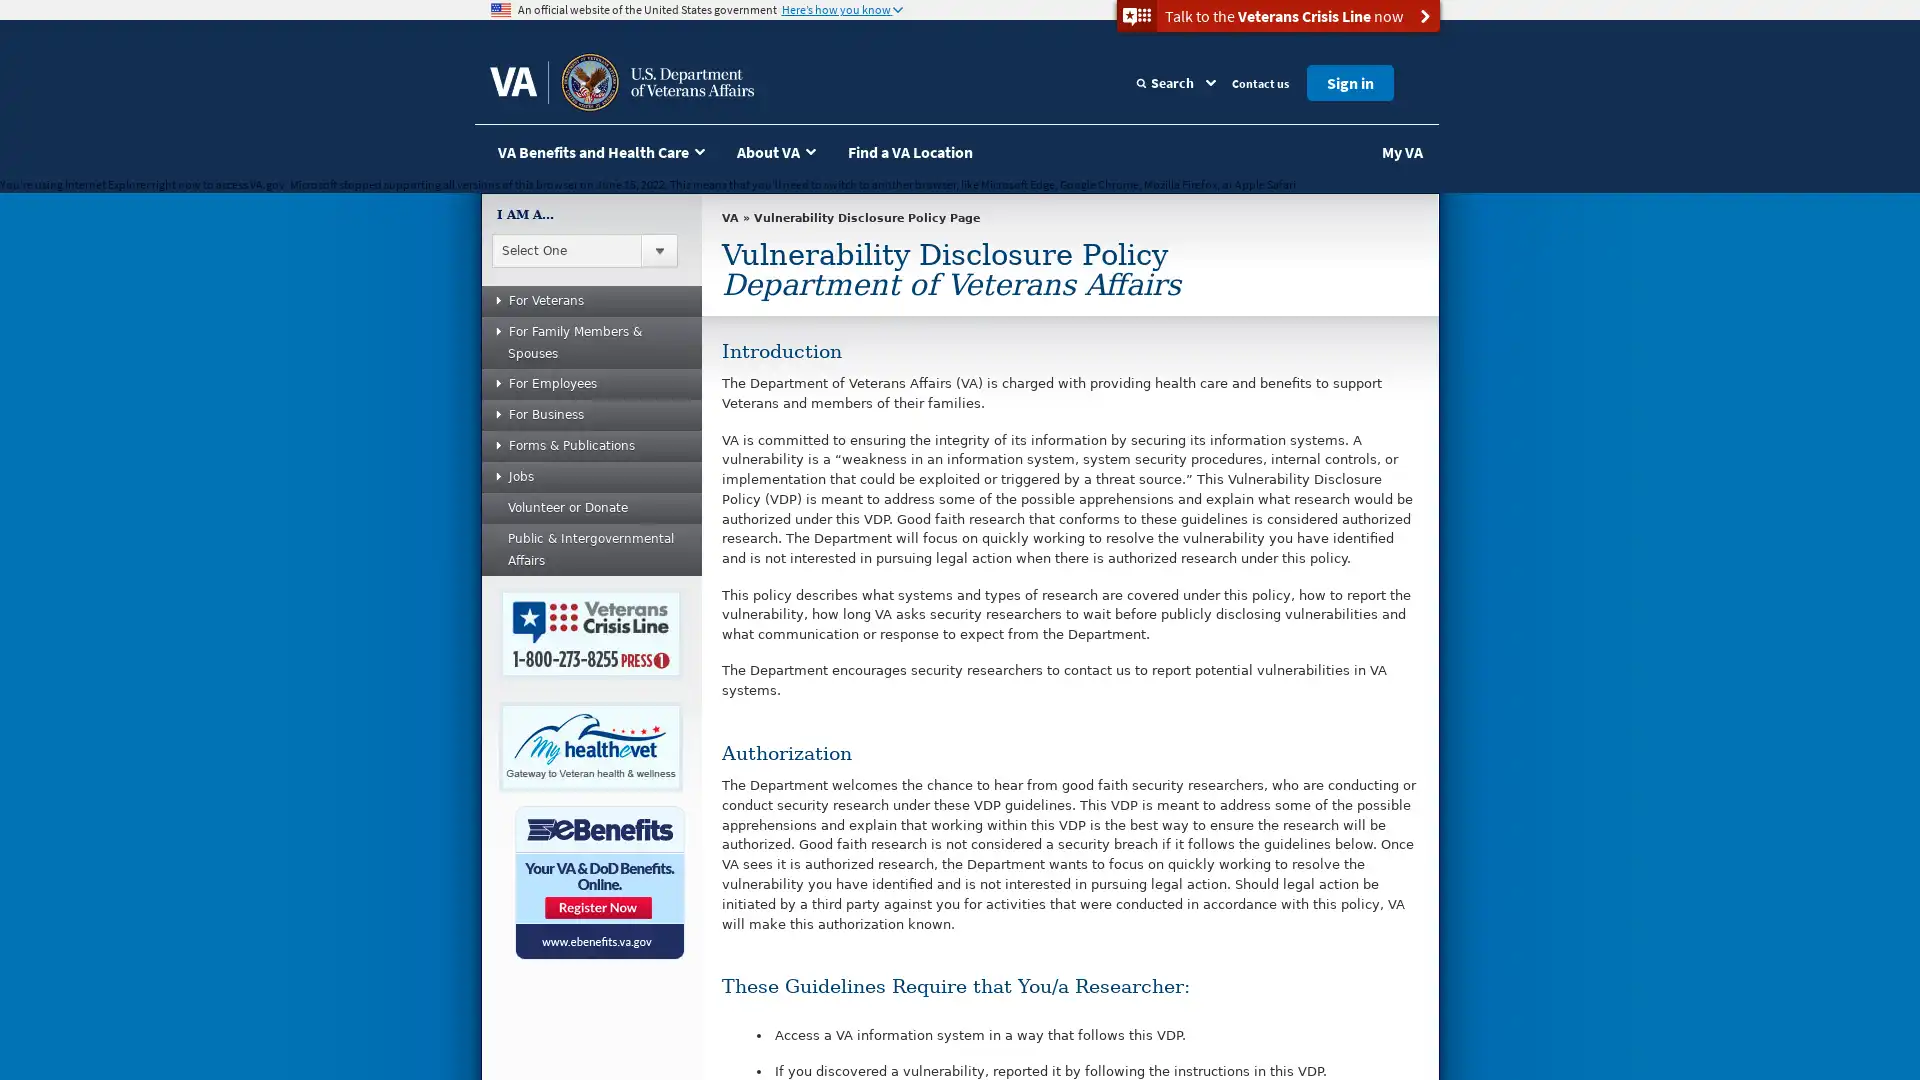 The height and width of the screenshot is (1080, 1920). Describe the element at coordinates (841, 10) in the screenshot. I see `Heres how you know` at that location.